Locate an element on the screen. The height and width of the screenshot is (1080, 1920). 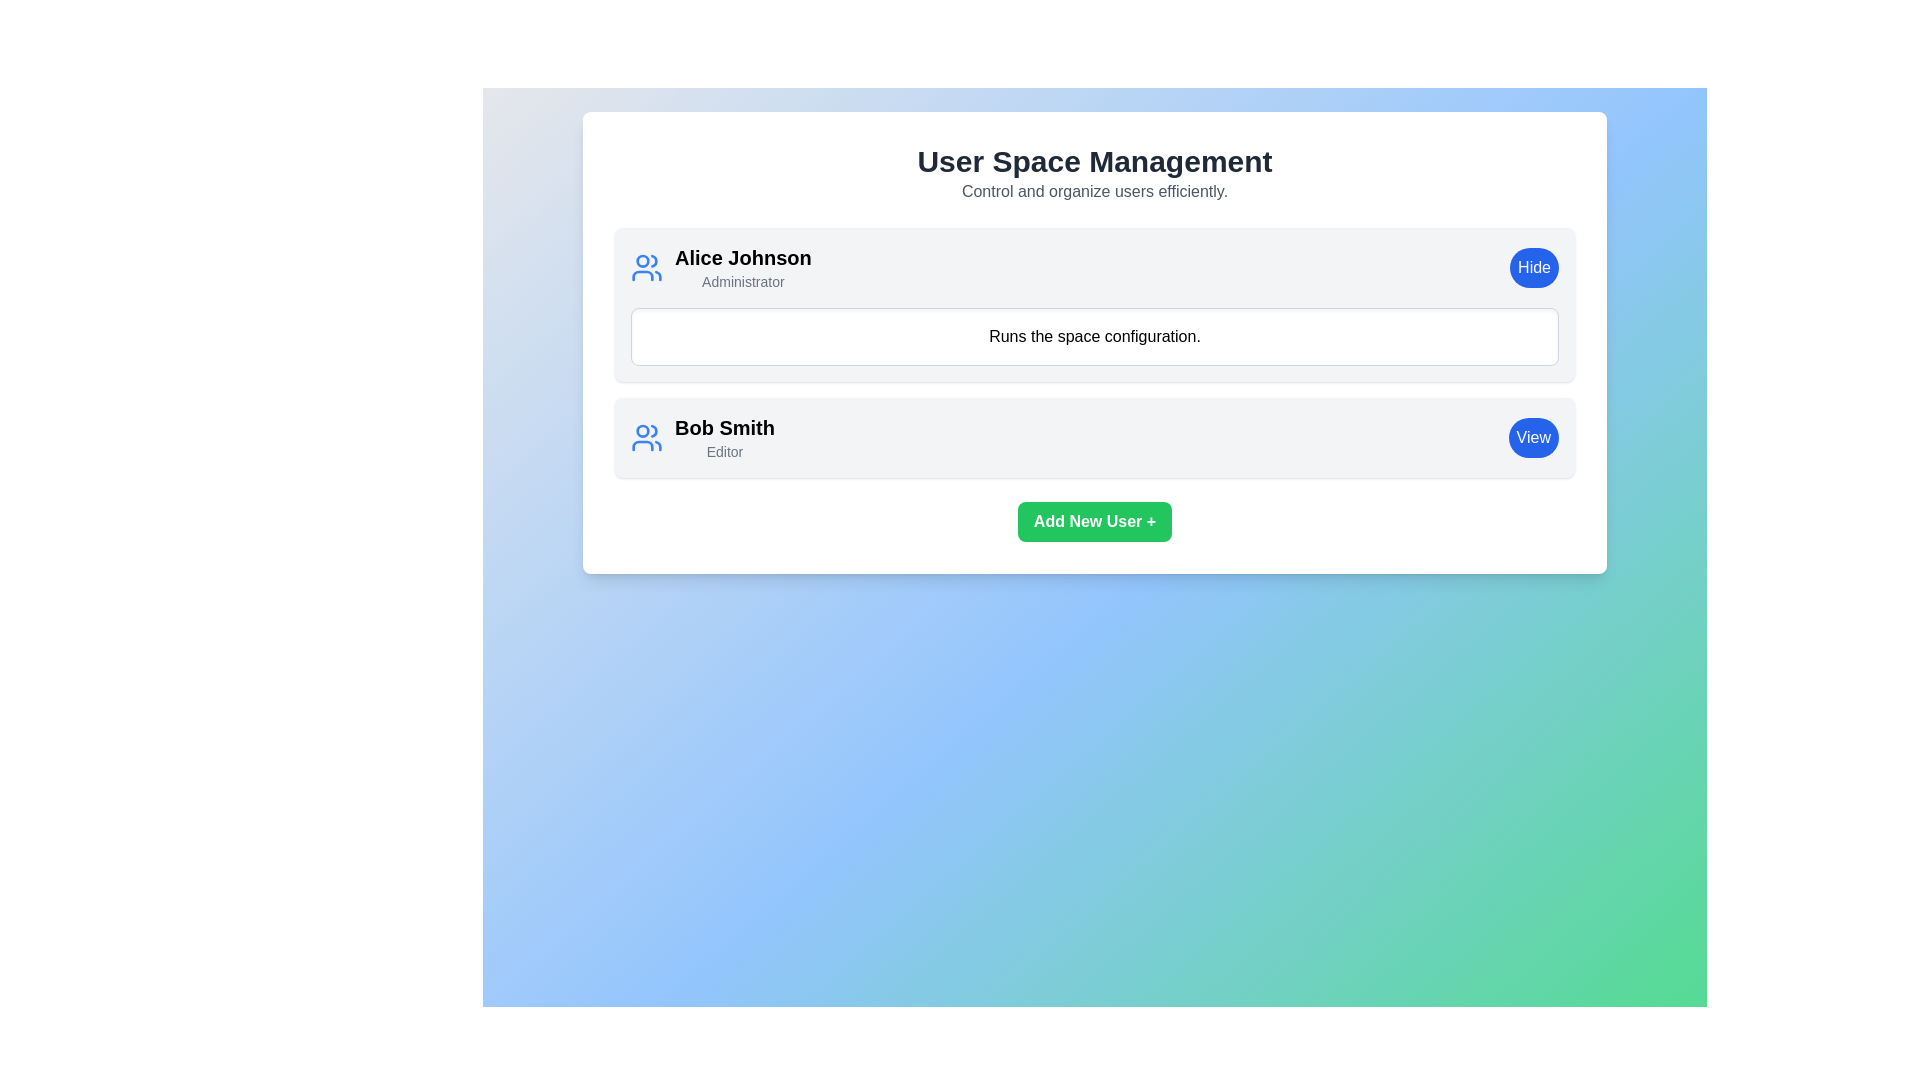
text label indicating the user's role, which is 'Editor', located under the title 'Bob Smith' in the user card is located at coordinates (723, 451).